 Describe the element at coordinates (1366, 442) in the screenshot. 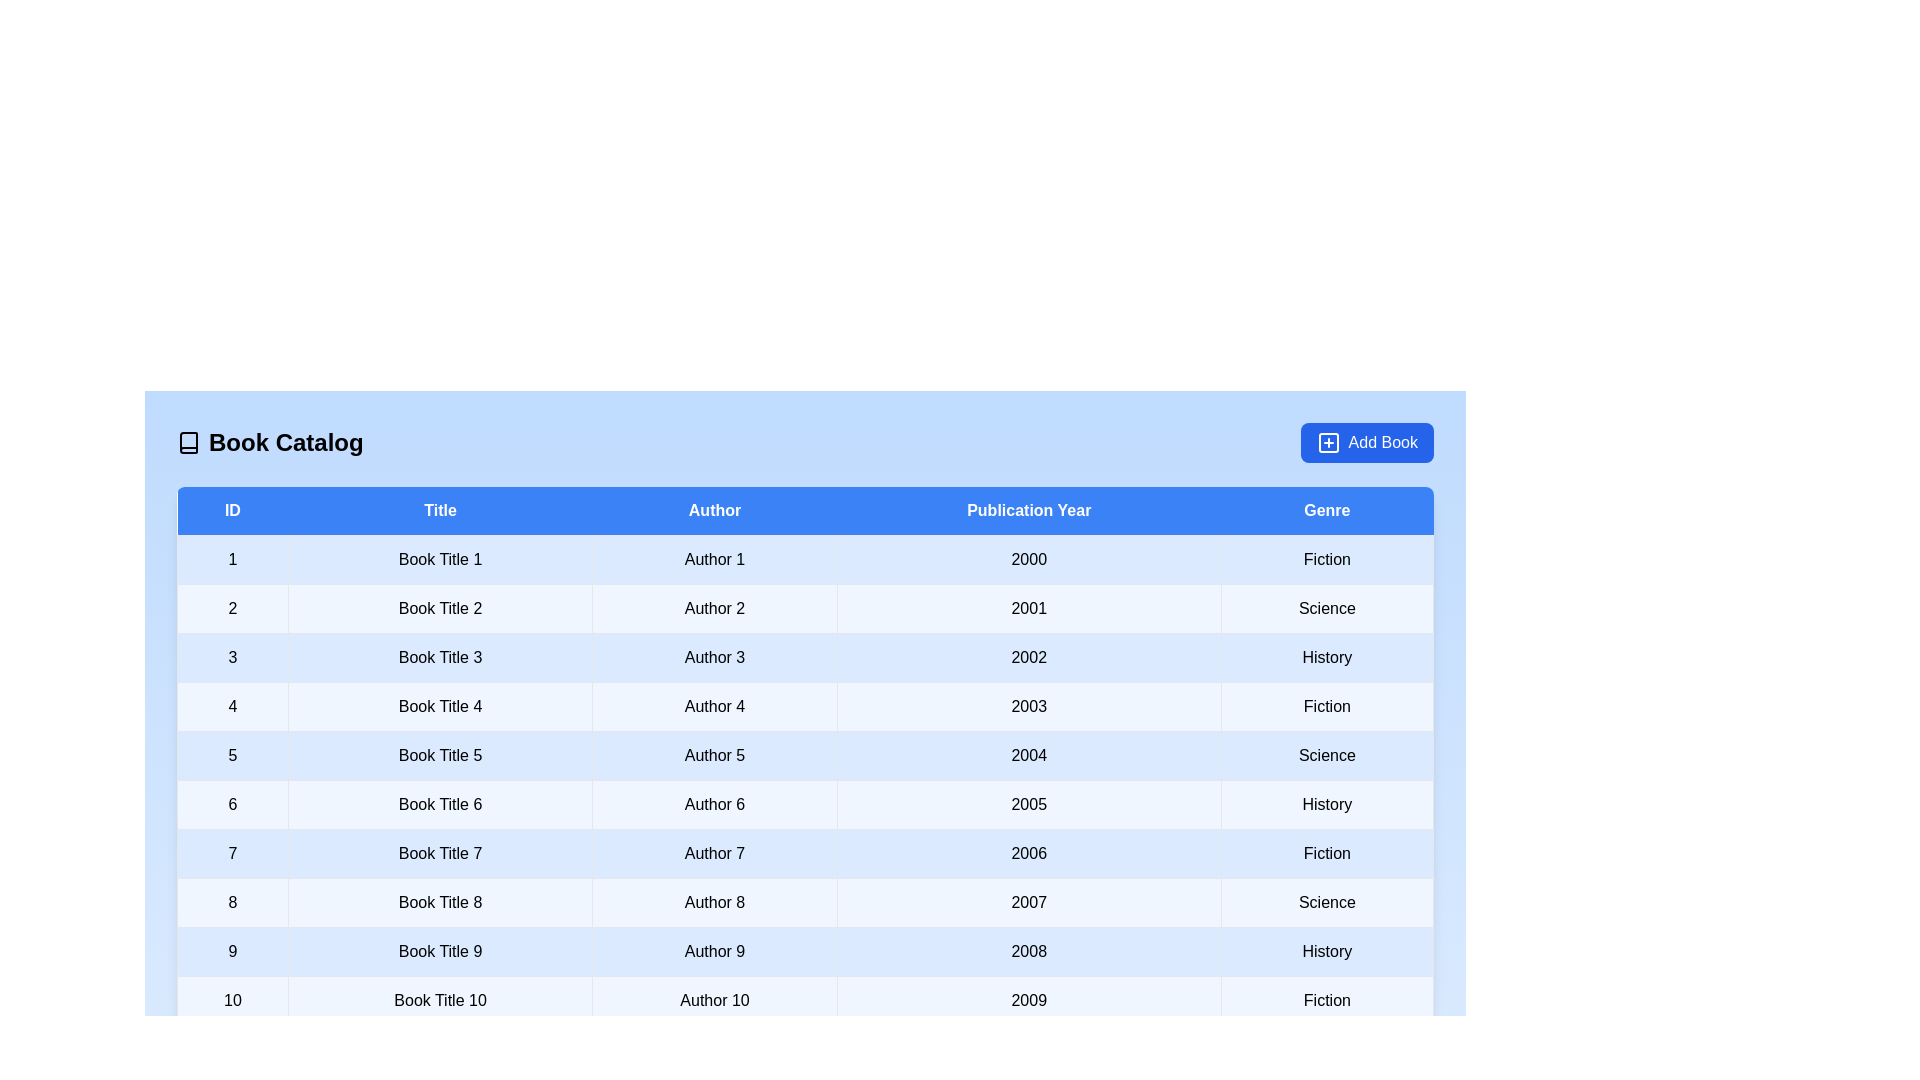

I see `'Add Book' button` at that location.